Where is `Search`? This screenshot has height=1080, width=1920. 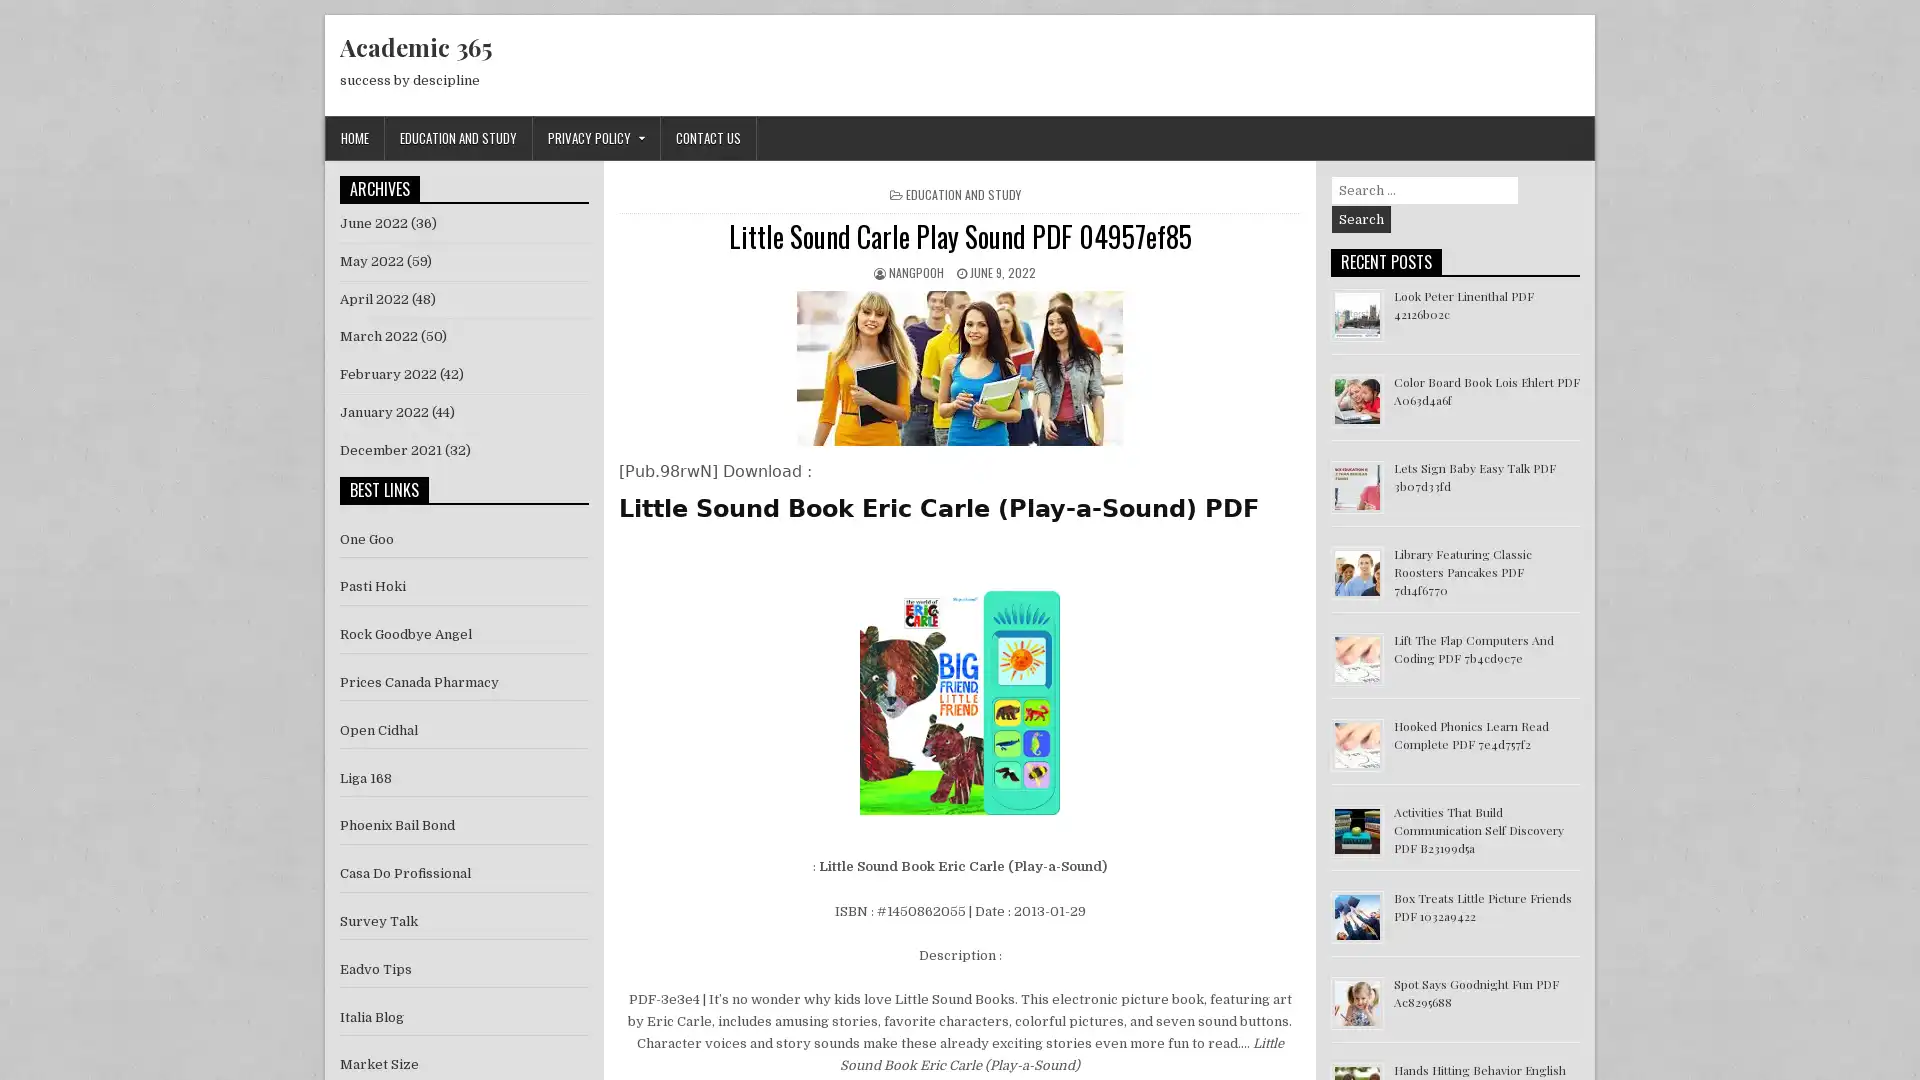 Search is located at coordinates (1360, 219).